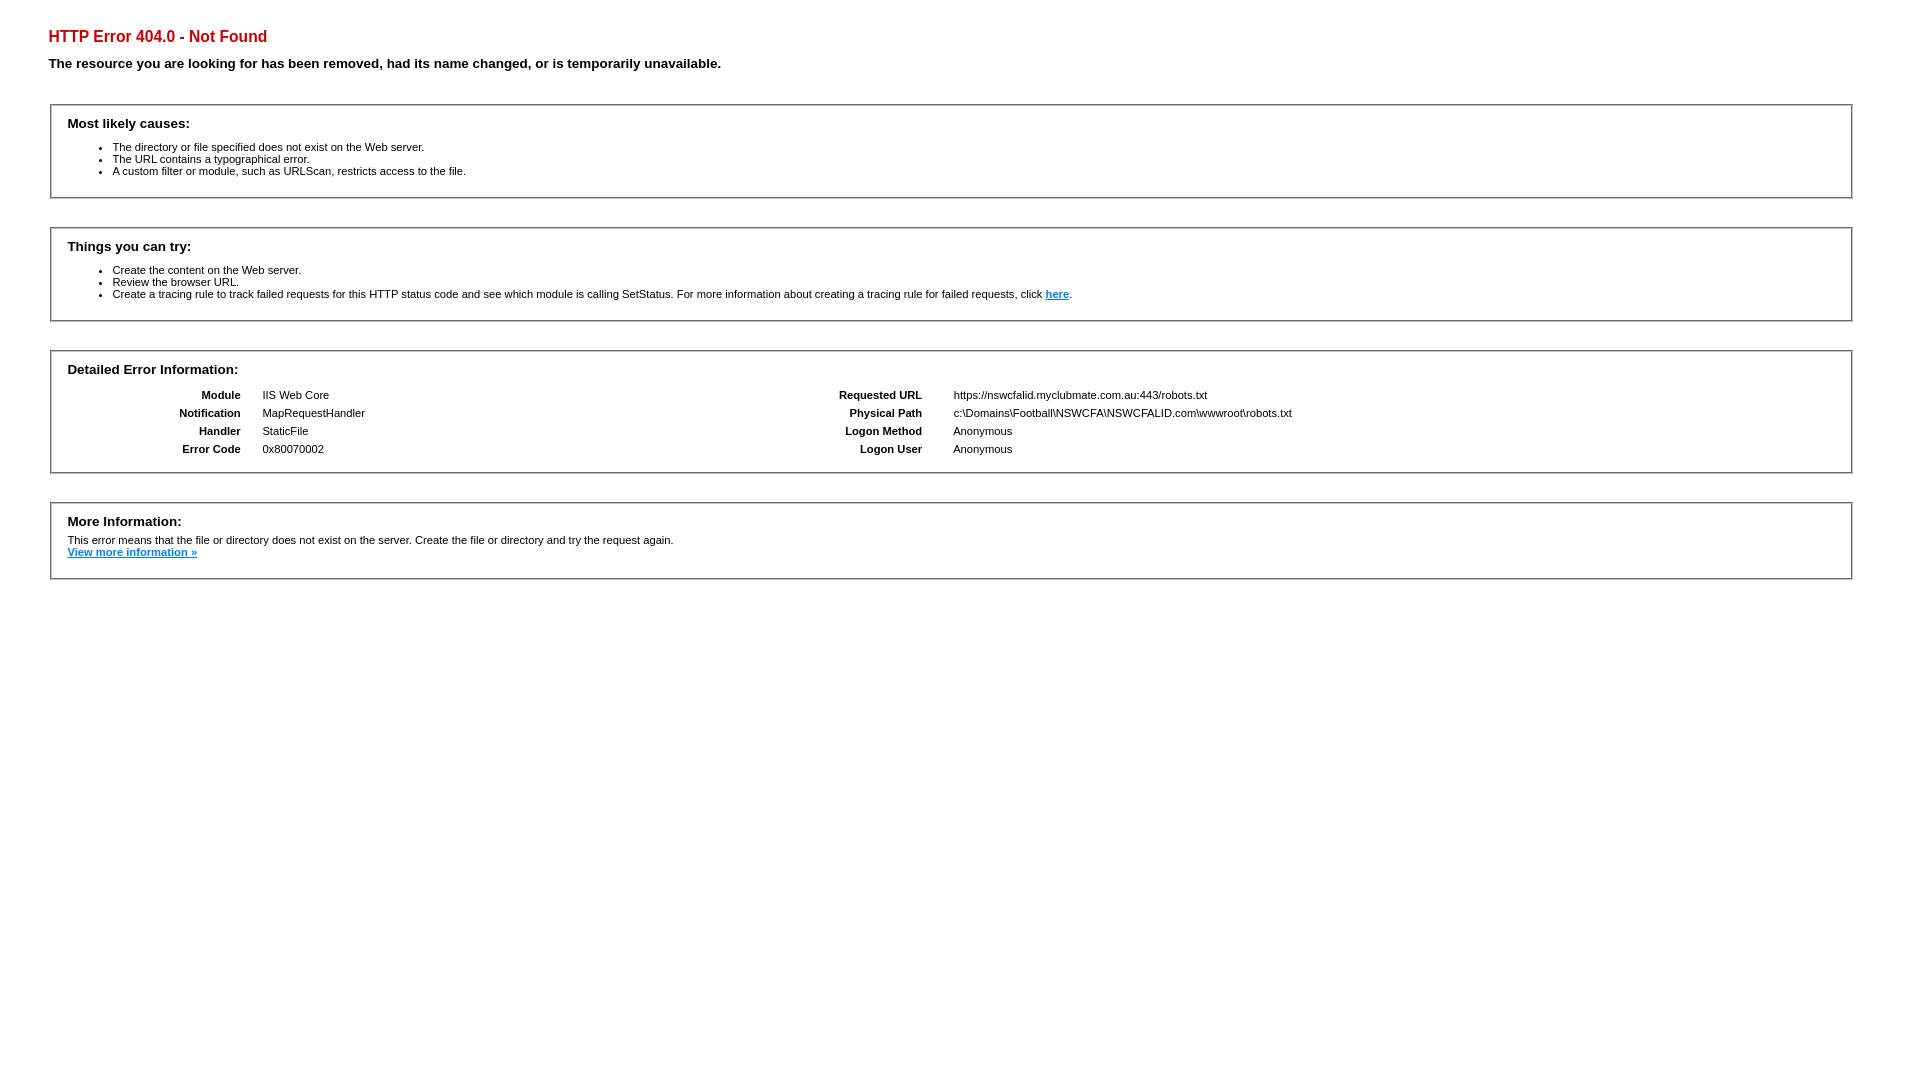 Image resolution: width=1920 pixels, height=1080 pixels. Describe the element at coordinates (1056, 293) in the screenshot. I see `'here'` at that location.